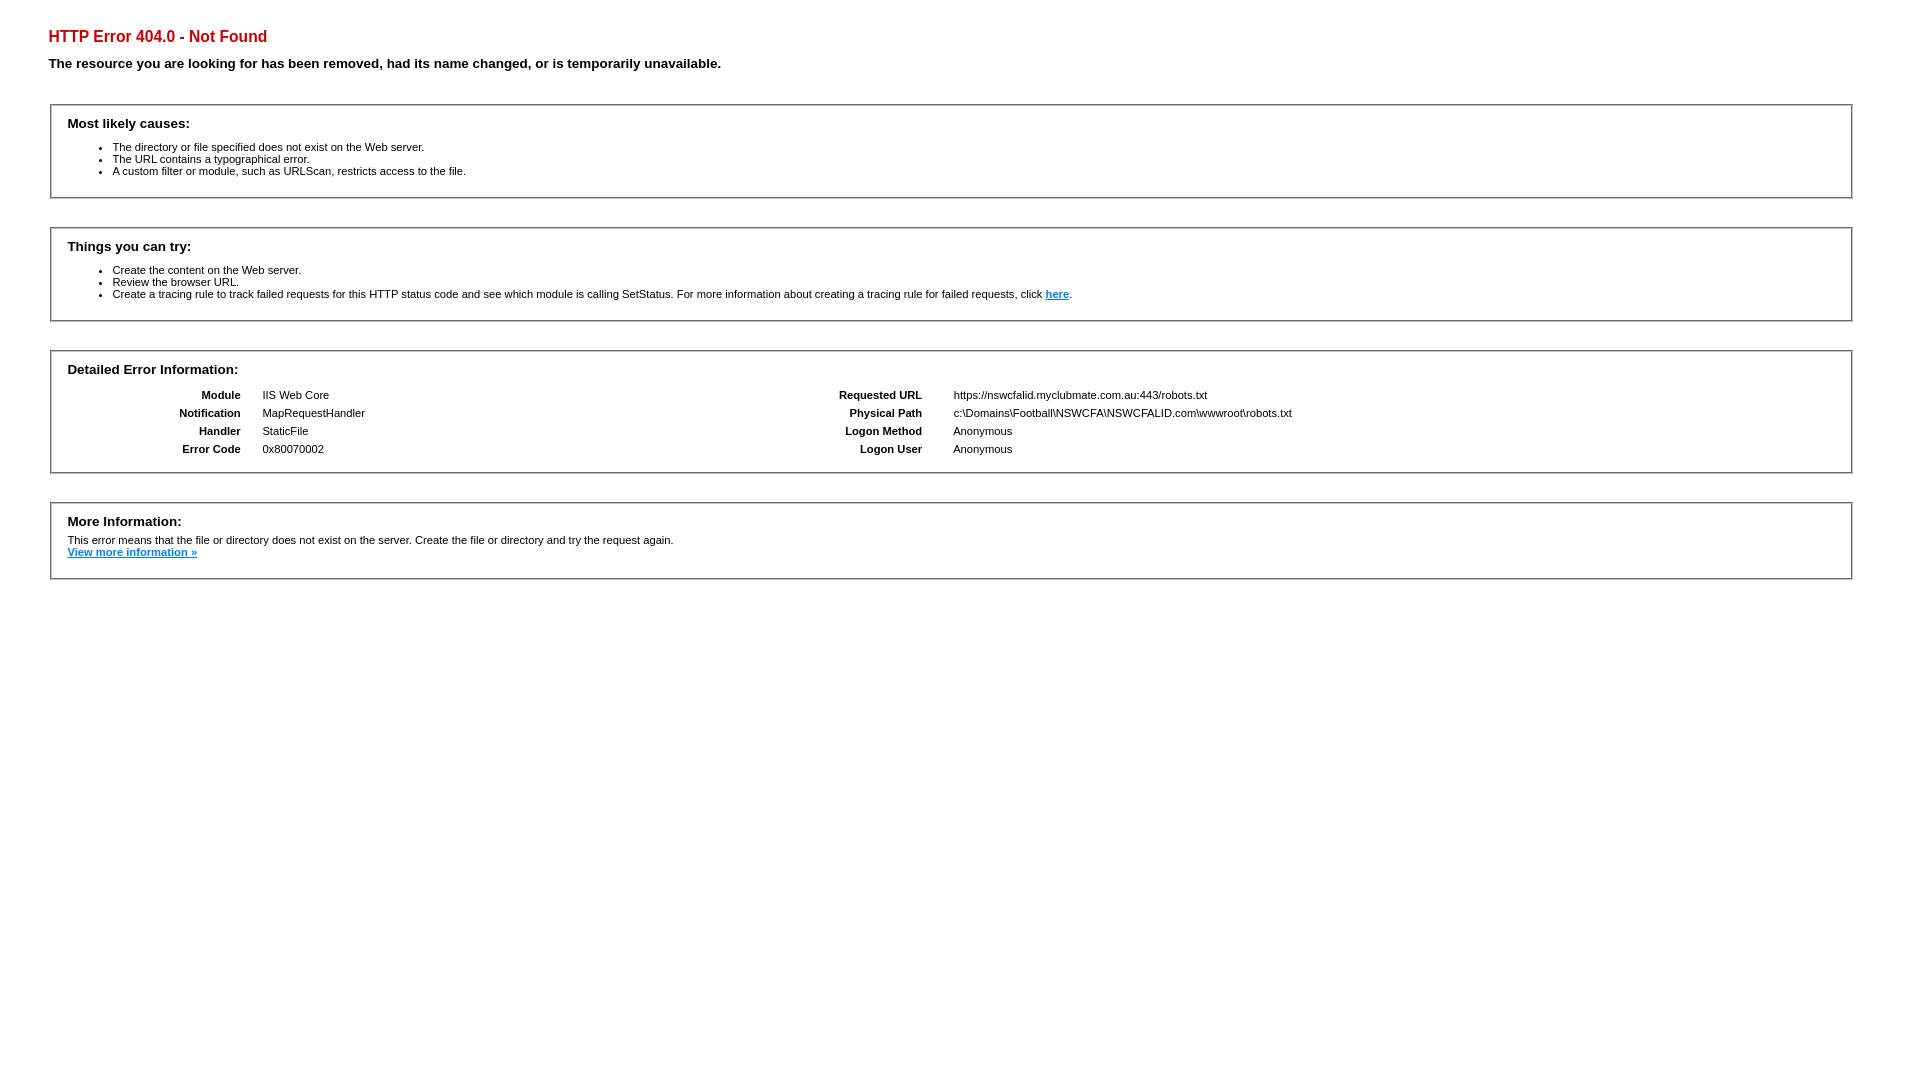 Image resolution: width=1920 pixels, height=1080 pixels. Describe the element at coordinates (1056, 293) in the screenshot. I see `'here'` at that location.